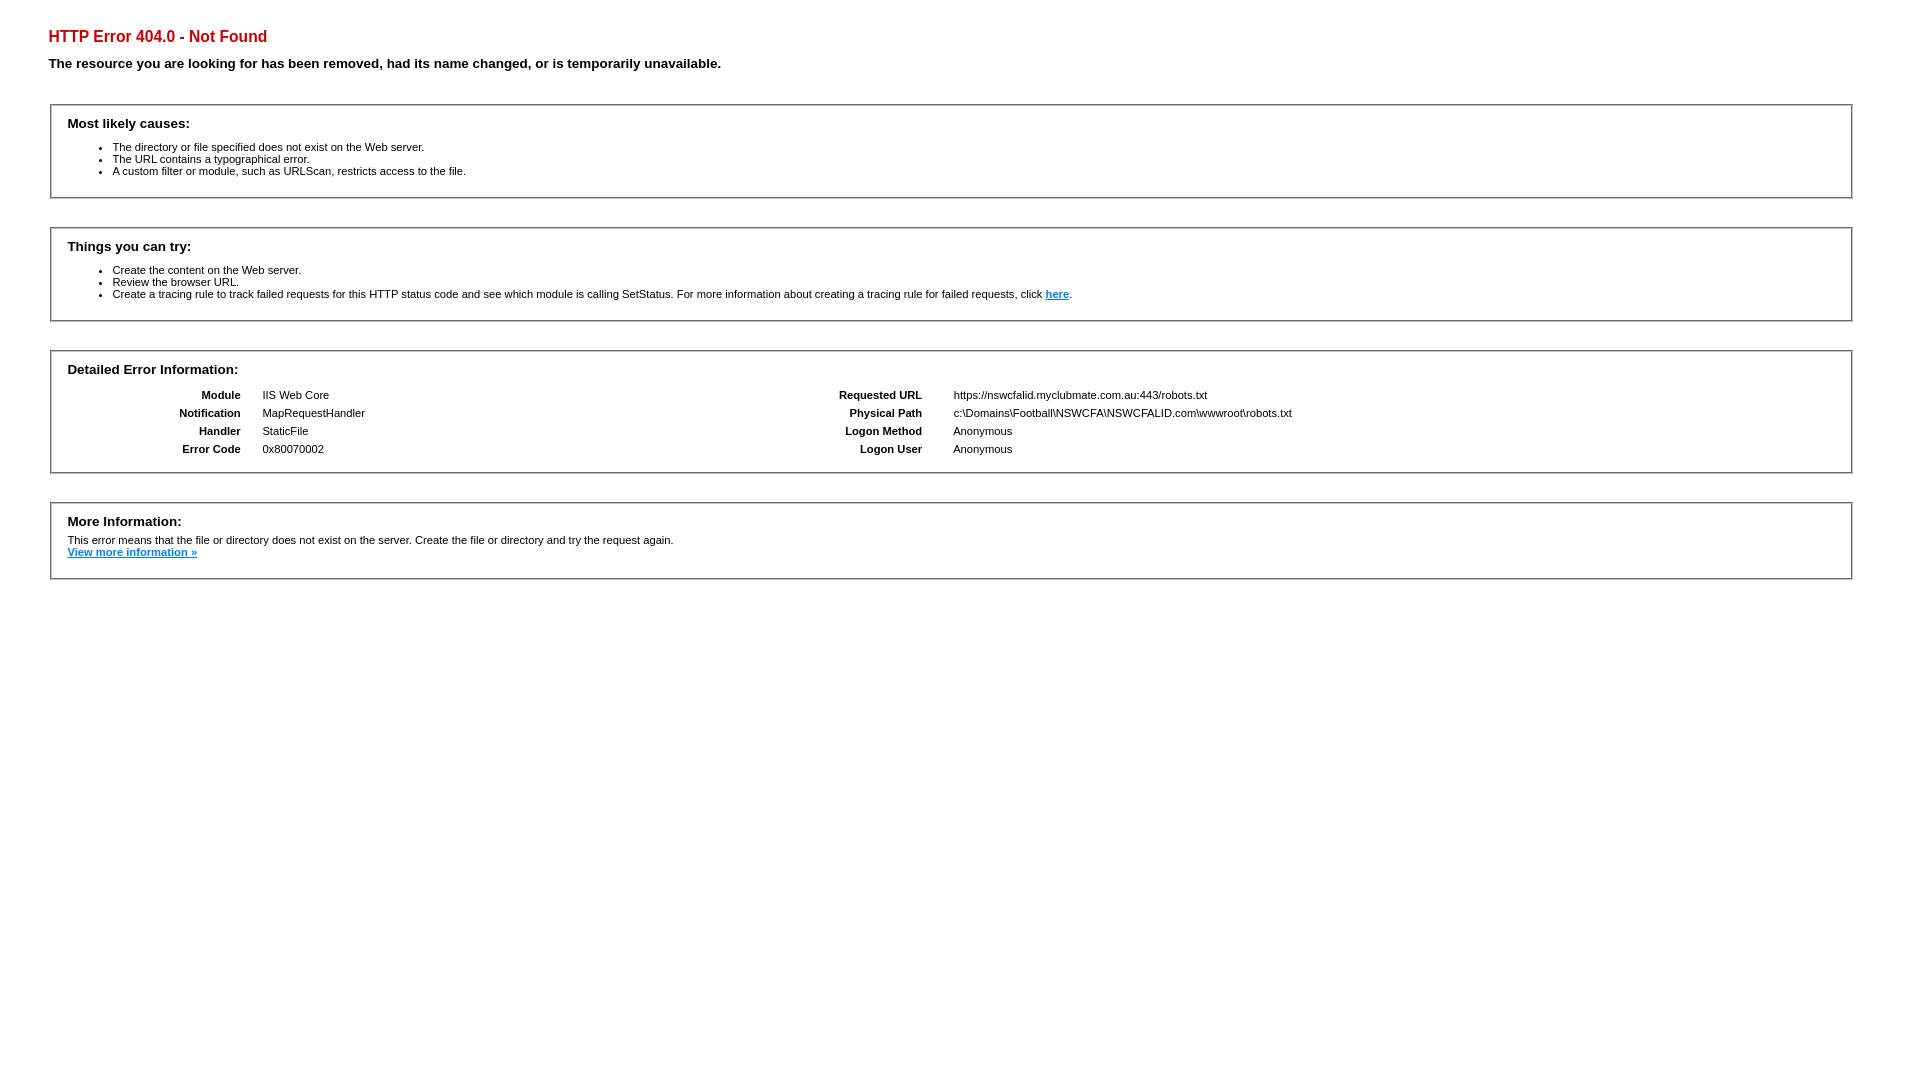 Image resolution: width=1920 pixels, height=1080 pixels. Describe the element at coordinates (1056, 293) in the screenshot. I see `'here'` at that location.